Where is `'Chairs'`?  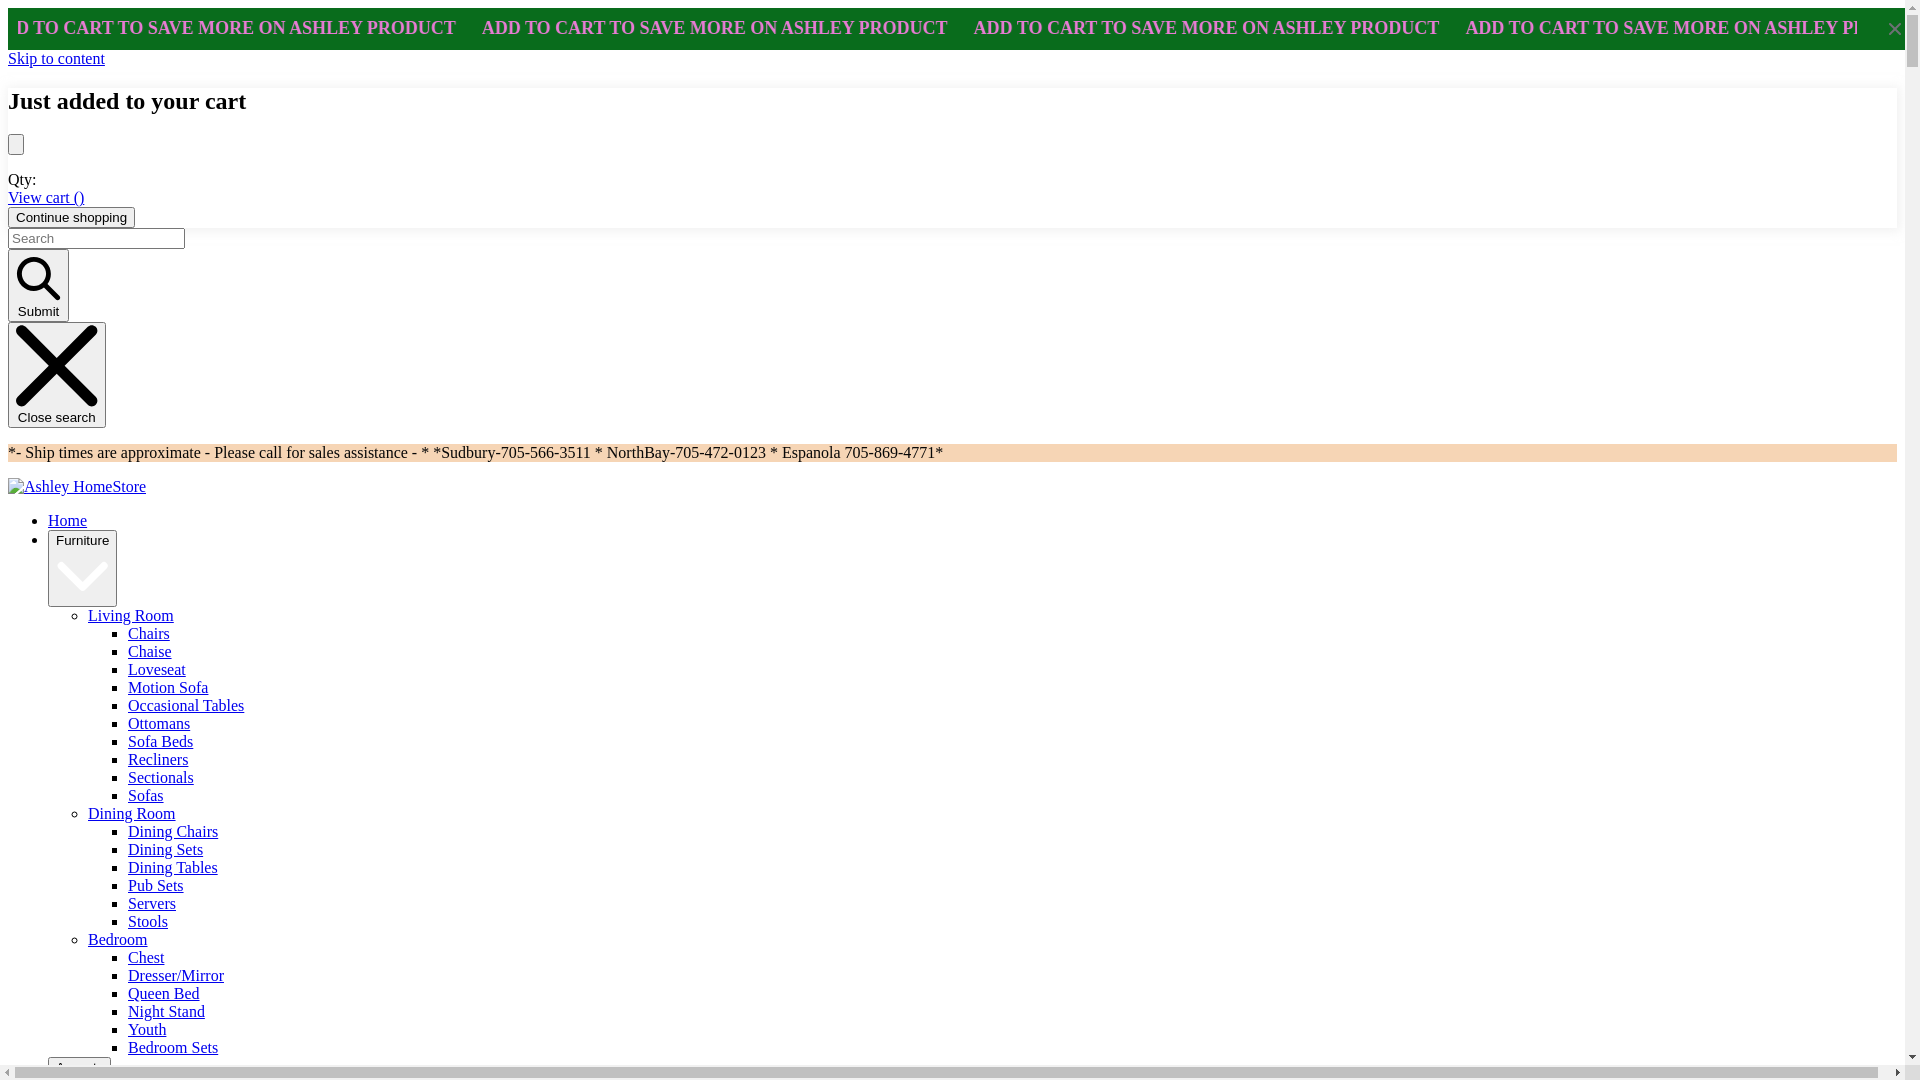
'Chairs' is located at coordinates (127, 633).